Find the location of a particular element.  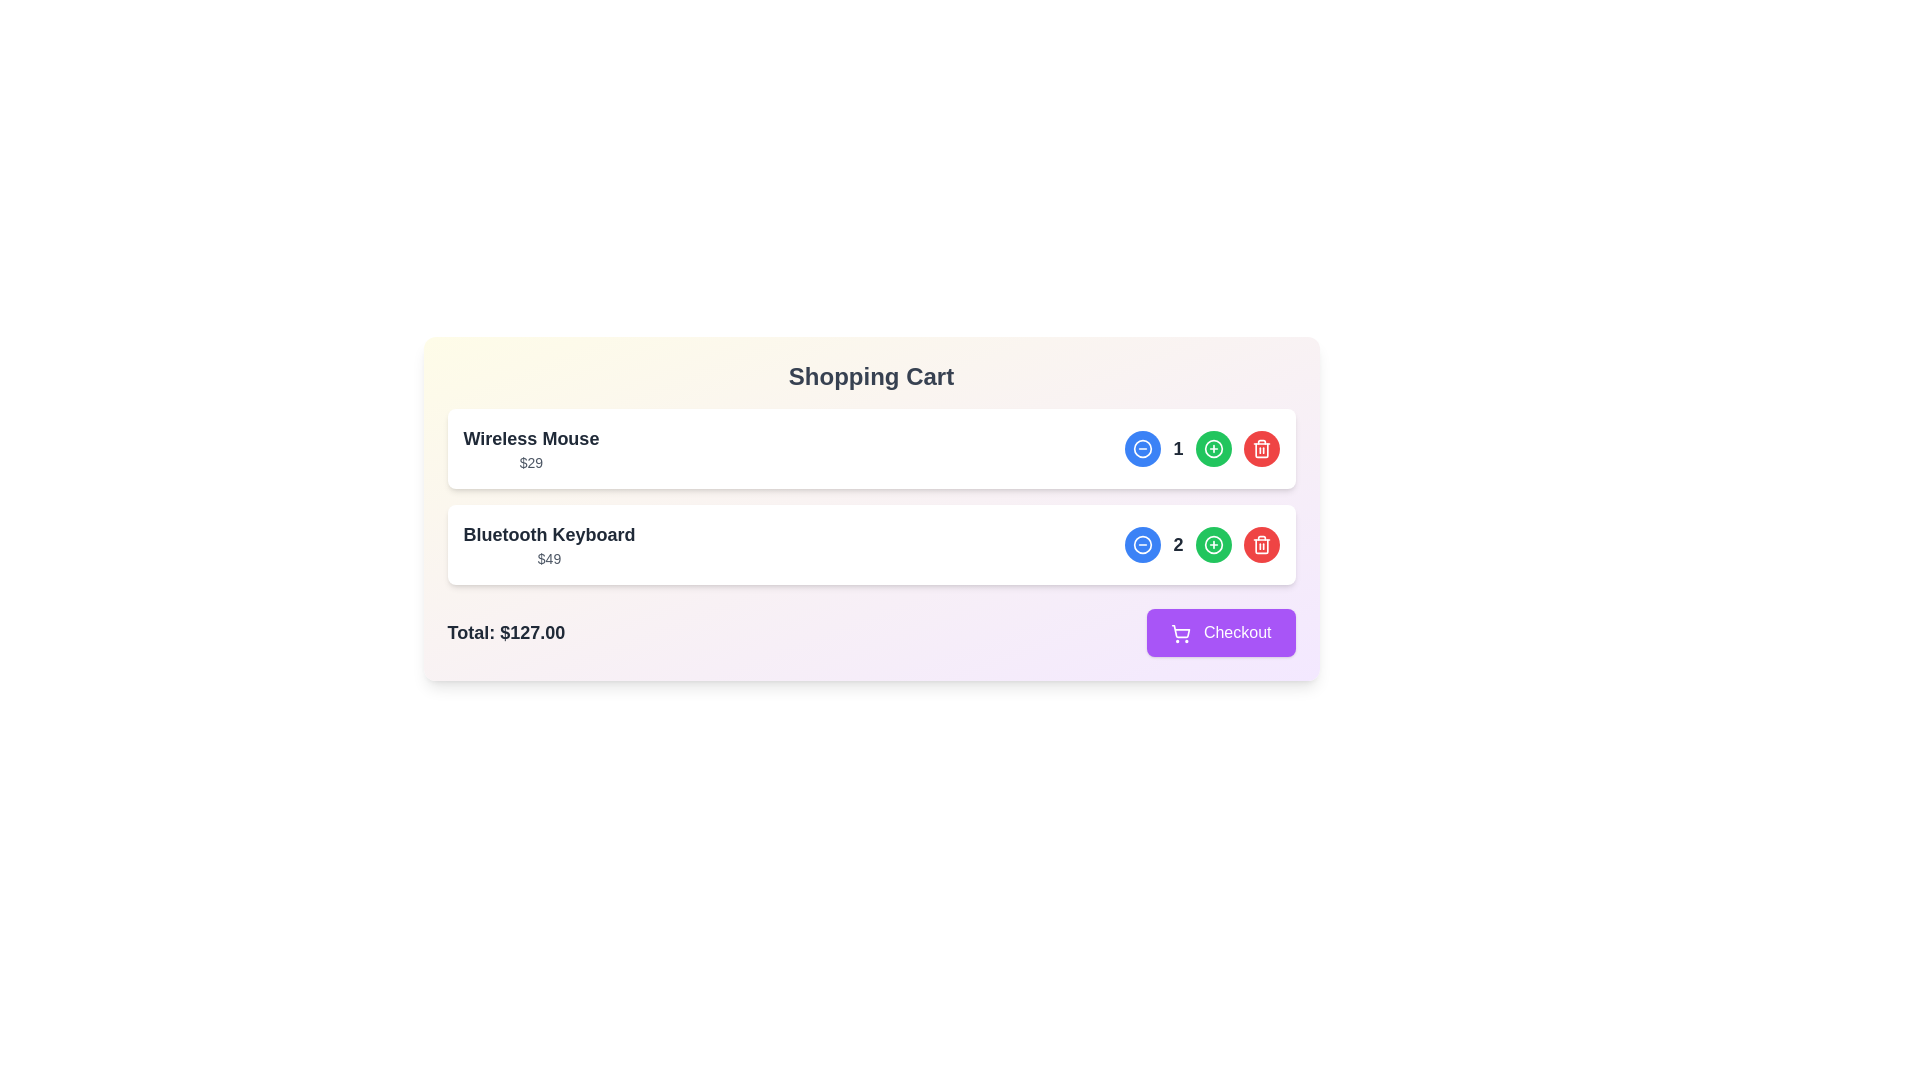

the circular button with a trash can icon, which has a red background and is located to the right of the green add button and the blue decrement button in the shopping cart is located at coordinates (1260, 447).